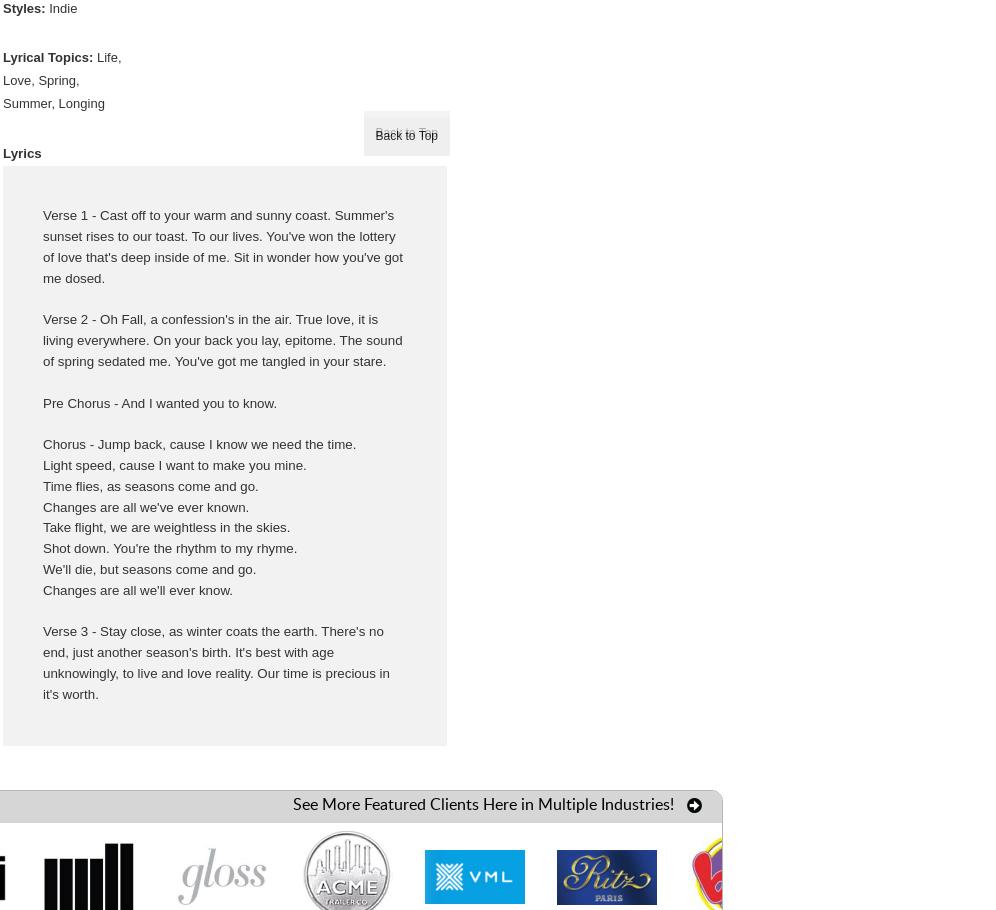 The width and height of the screenshot is (996, 910). Describe the element at coordinates (22, 151) in the screenshot. I see `'Lyrics'` at that location.